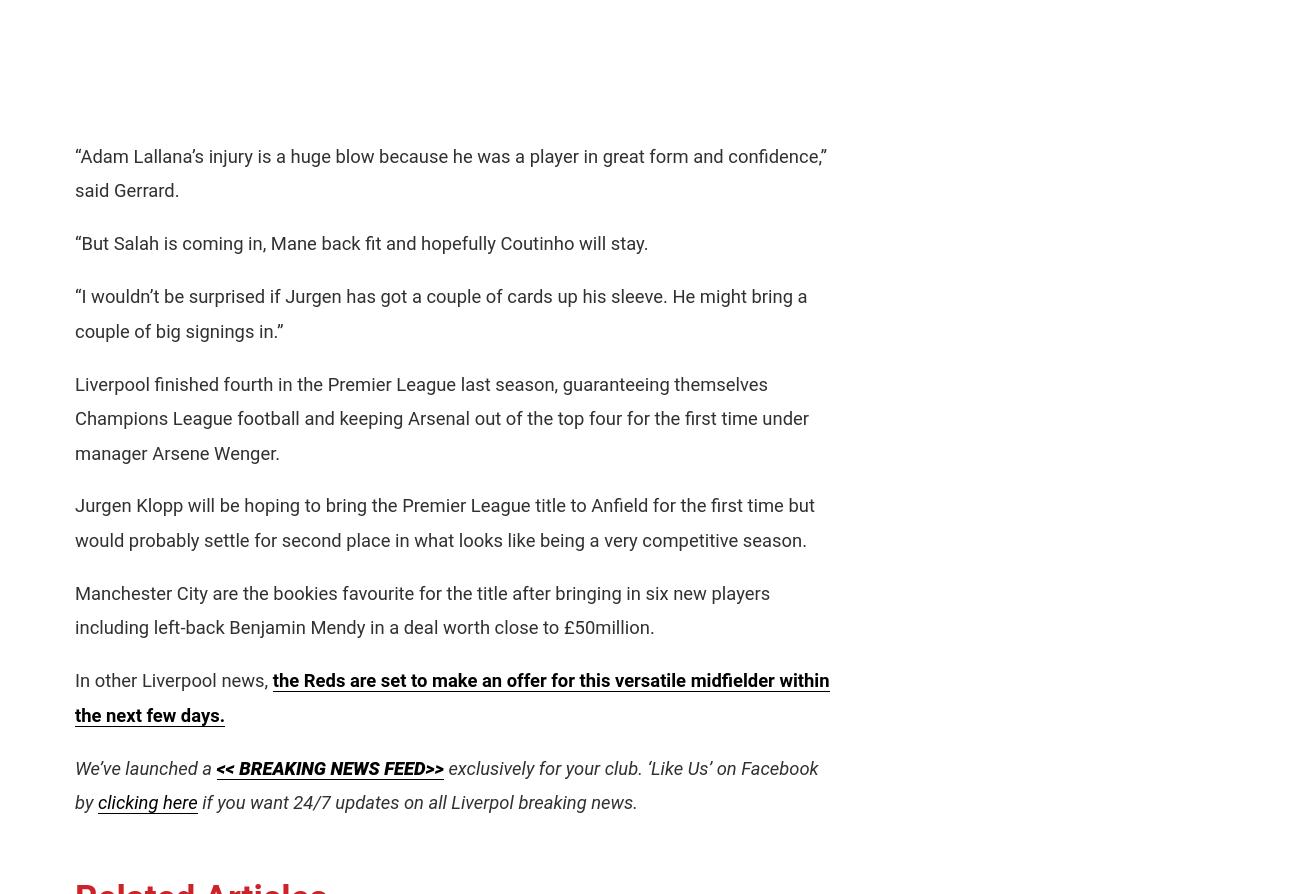  Describe the element at coordinates (226, 766) in the screenshot. I see `'<<'` at that location.